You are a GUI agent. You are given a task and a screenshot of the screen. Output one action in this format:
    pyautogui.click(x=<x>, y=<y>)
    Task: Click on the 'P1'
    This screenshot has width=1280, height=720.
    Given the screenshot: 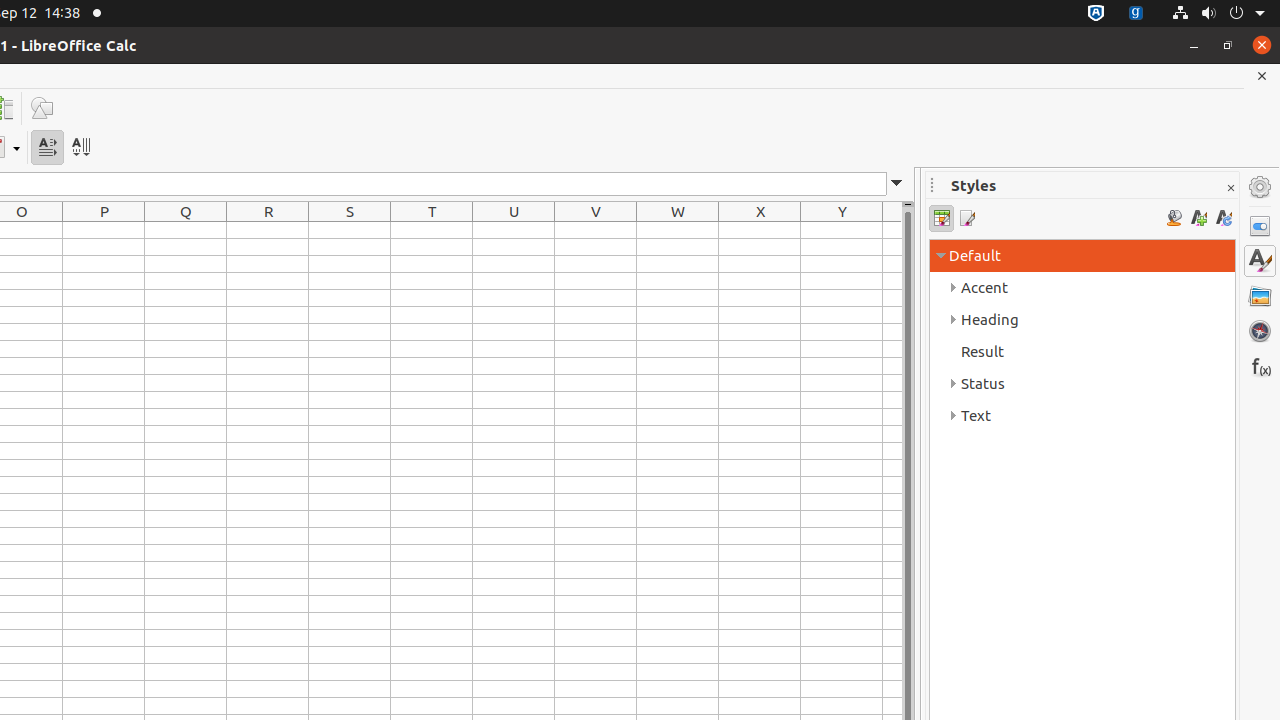 What is the action you would take?
    pyautogui.click(x=103, y=229)
    